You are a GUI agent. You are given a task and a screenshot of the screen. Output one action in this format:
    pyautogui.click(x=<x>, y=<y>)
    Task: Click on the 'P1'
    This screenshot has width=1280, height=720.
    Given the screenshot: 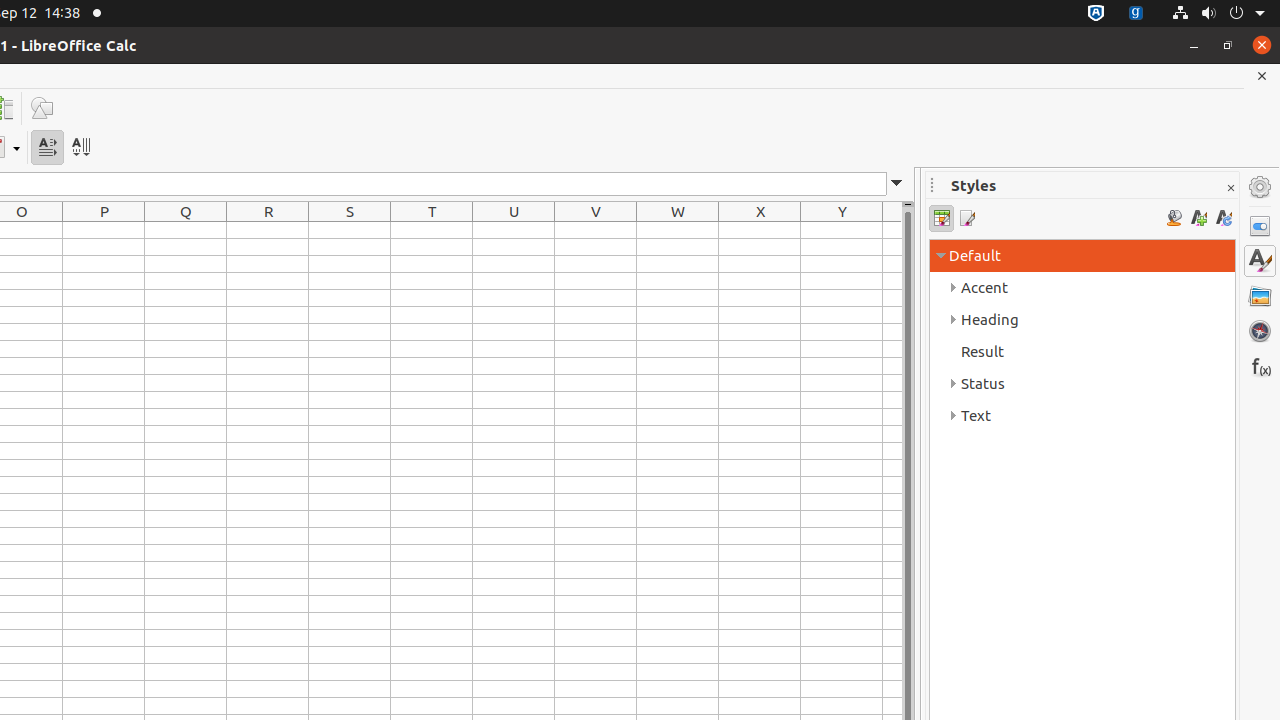 What is the action you would take?
    pyautogui.click(x=103, y=229)
    